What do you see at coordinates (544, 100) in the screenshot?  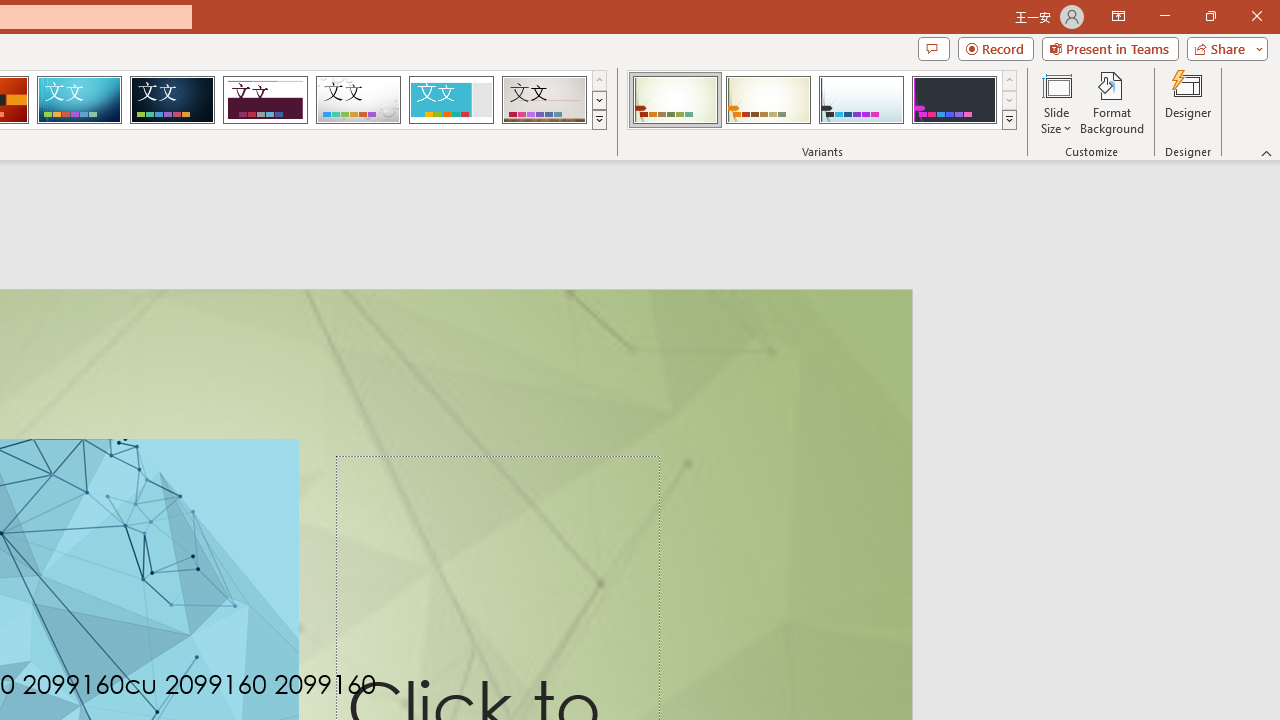 I see `'Gallery'` at bounding box center [544, 100].